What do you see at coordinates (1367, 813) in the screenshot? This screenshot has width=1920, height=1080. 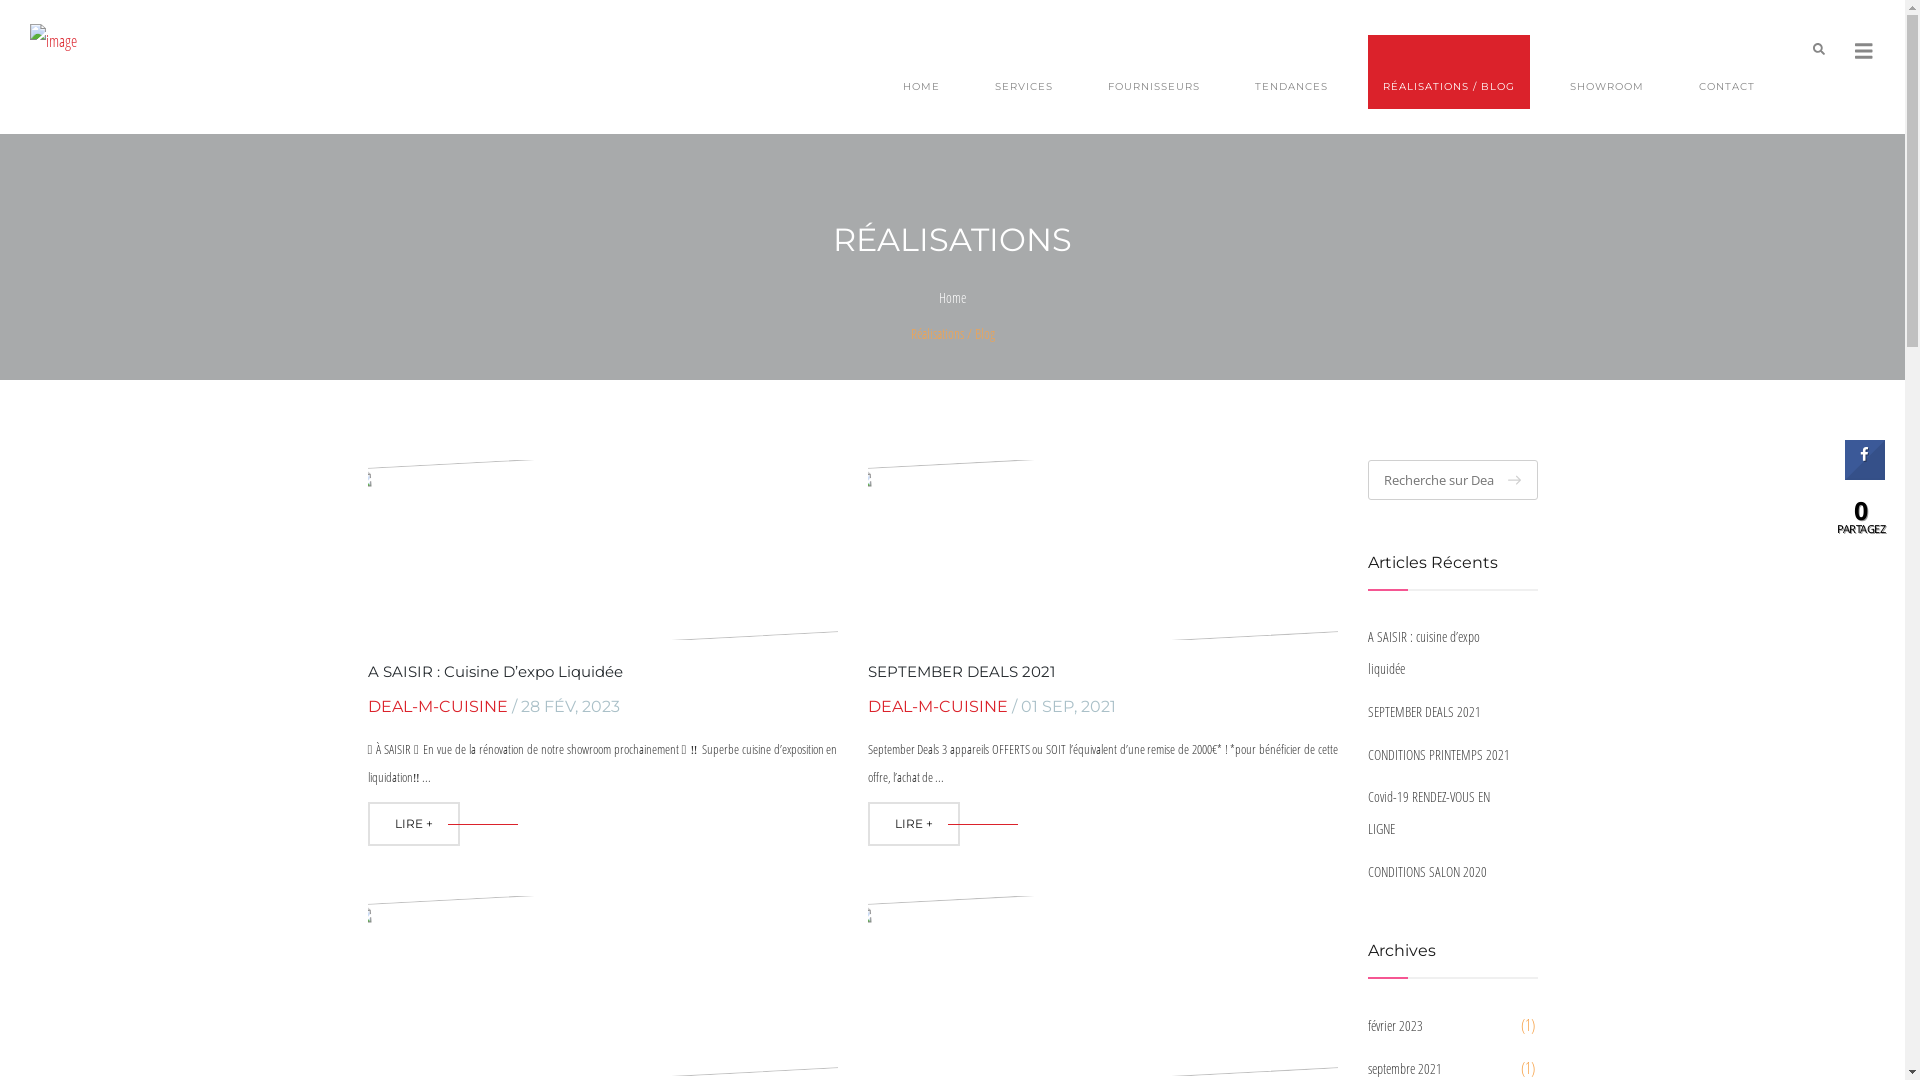 I see `'Covid-19 RENDEZ-VOUS EN LIGNE'` at bounding box center [1367, 813].